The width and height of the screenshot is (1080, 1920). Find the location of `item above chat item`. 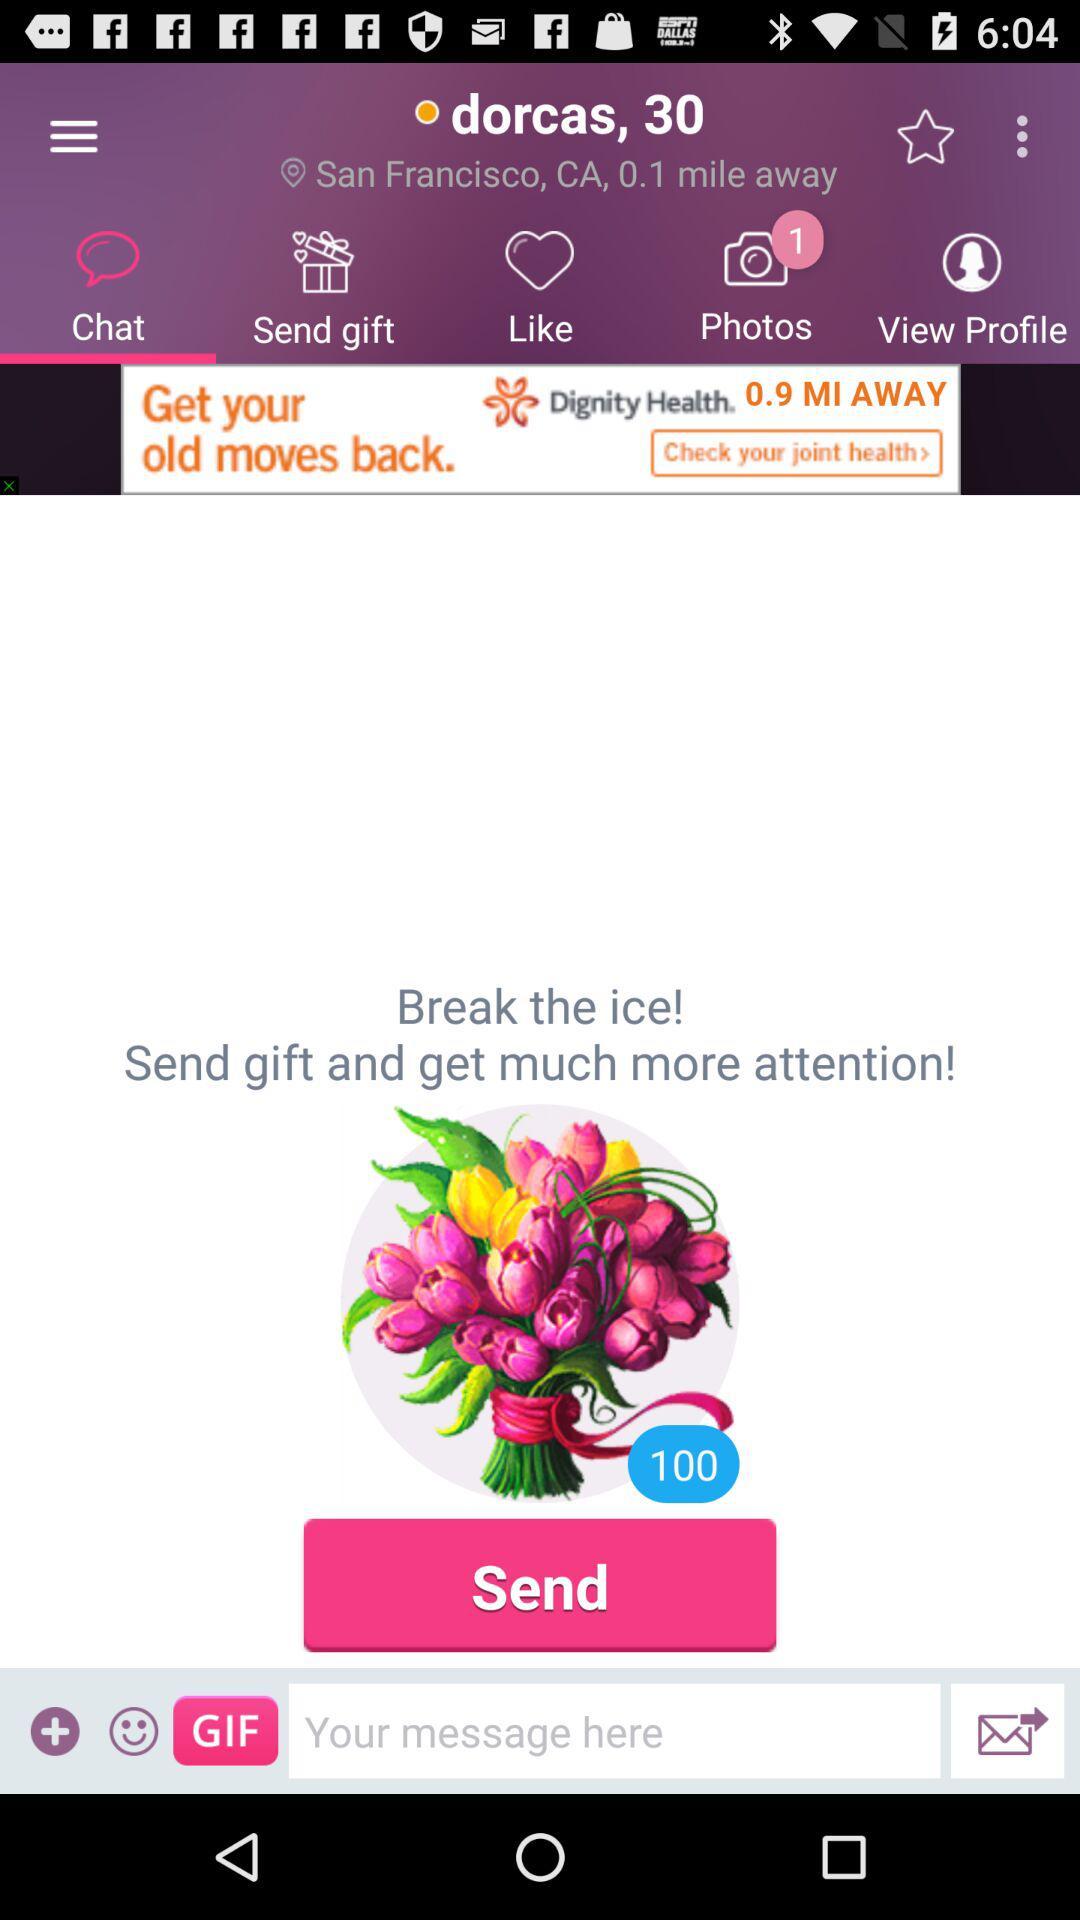

item above chat item is located at coordinates (72, 135).